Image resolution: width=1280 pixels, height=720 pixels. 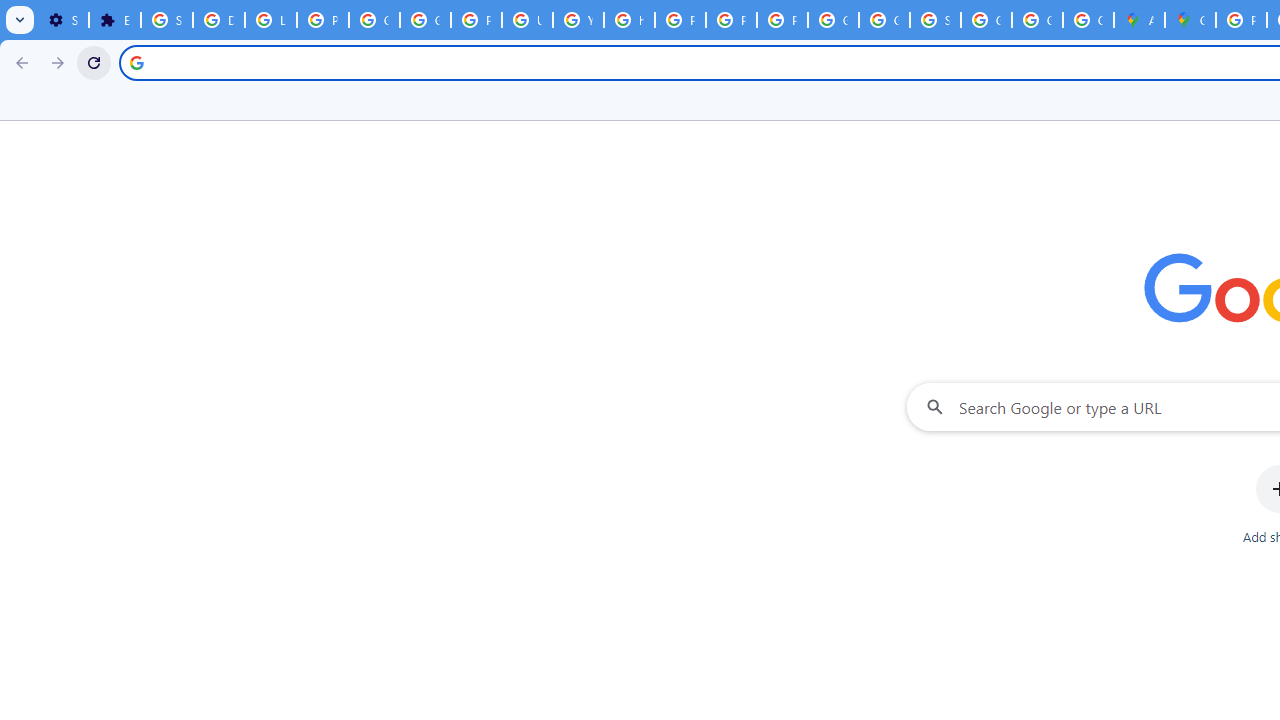 I want to click on 'Privacy Help Center - Policies Help', so click(x=680, y=20).